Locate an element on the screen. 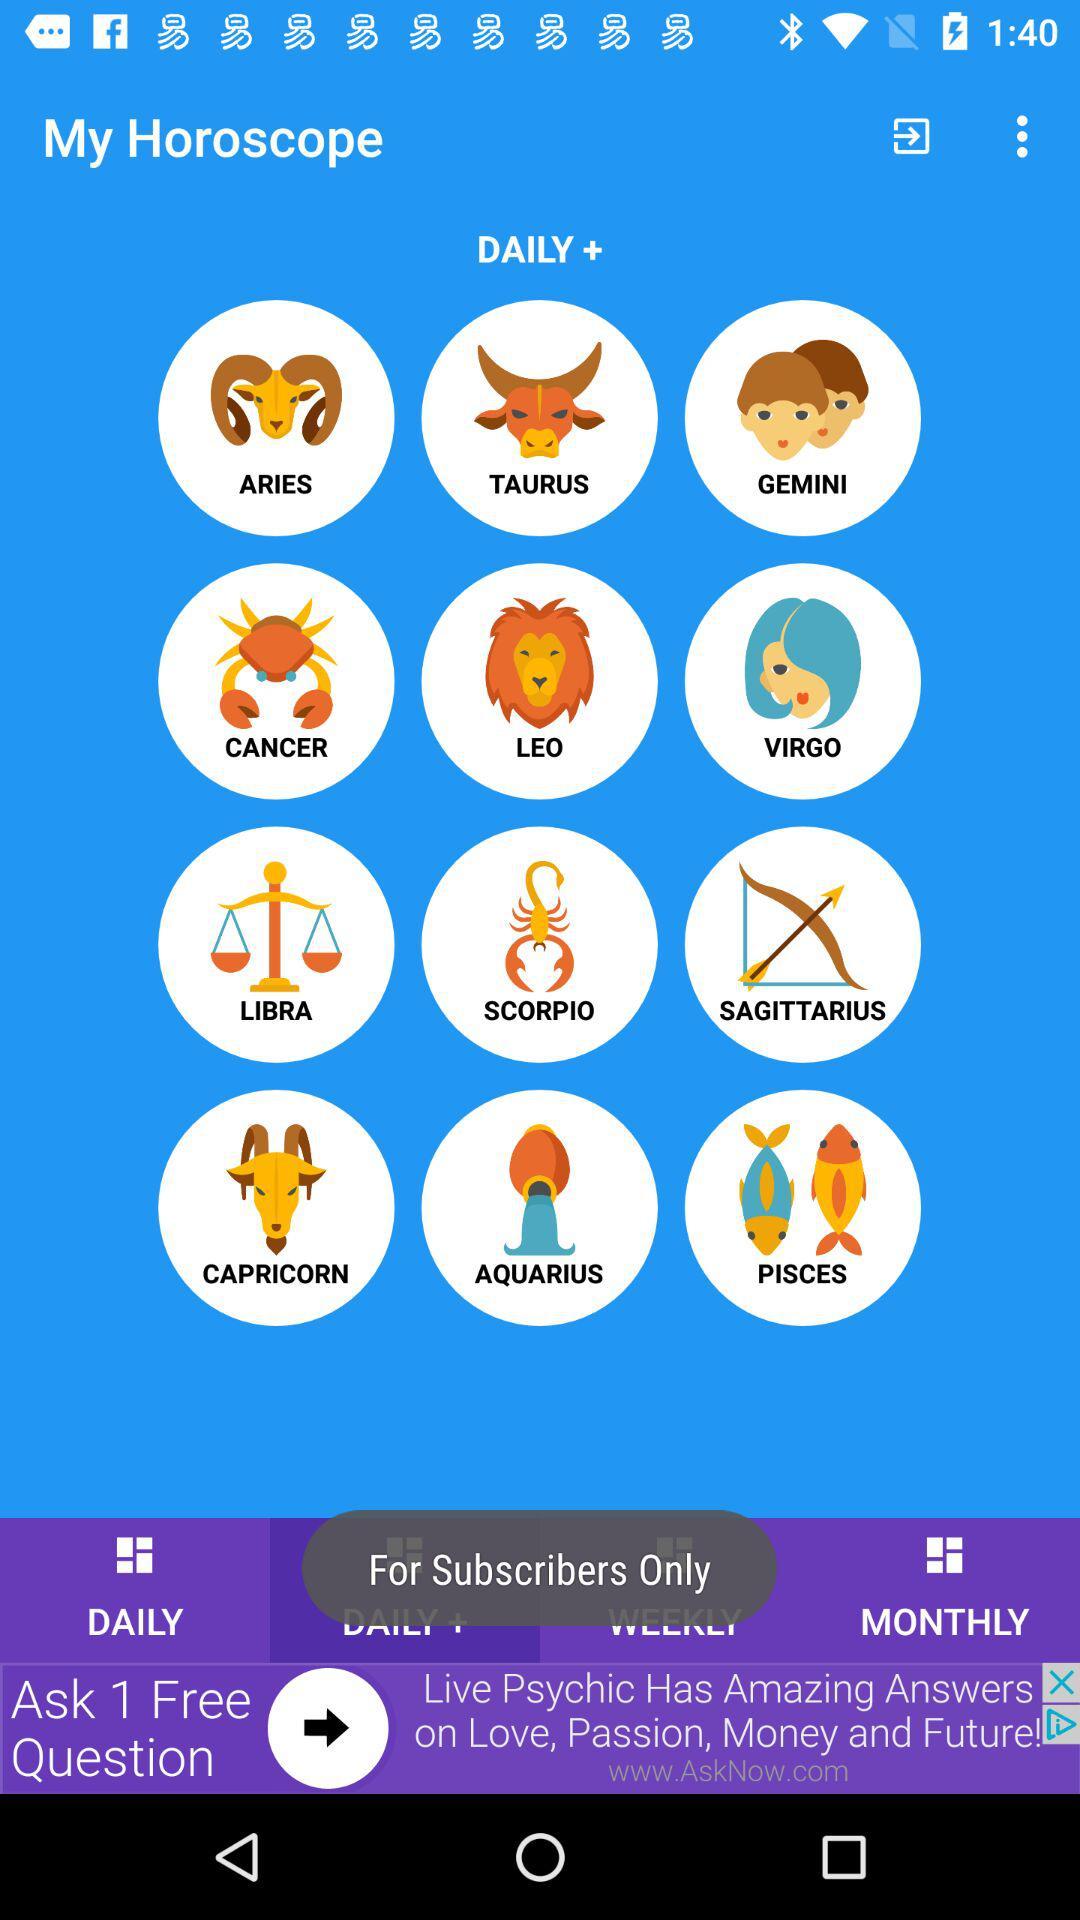 This screenshot has width=1080, height=1920. advertisement is located at coordinates (540, 1727).